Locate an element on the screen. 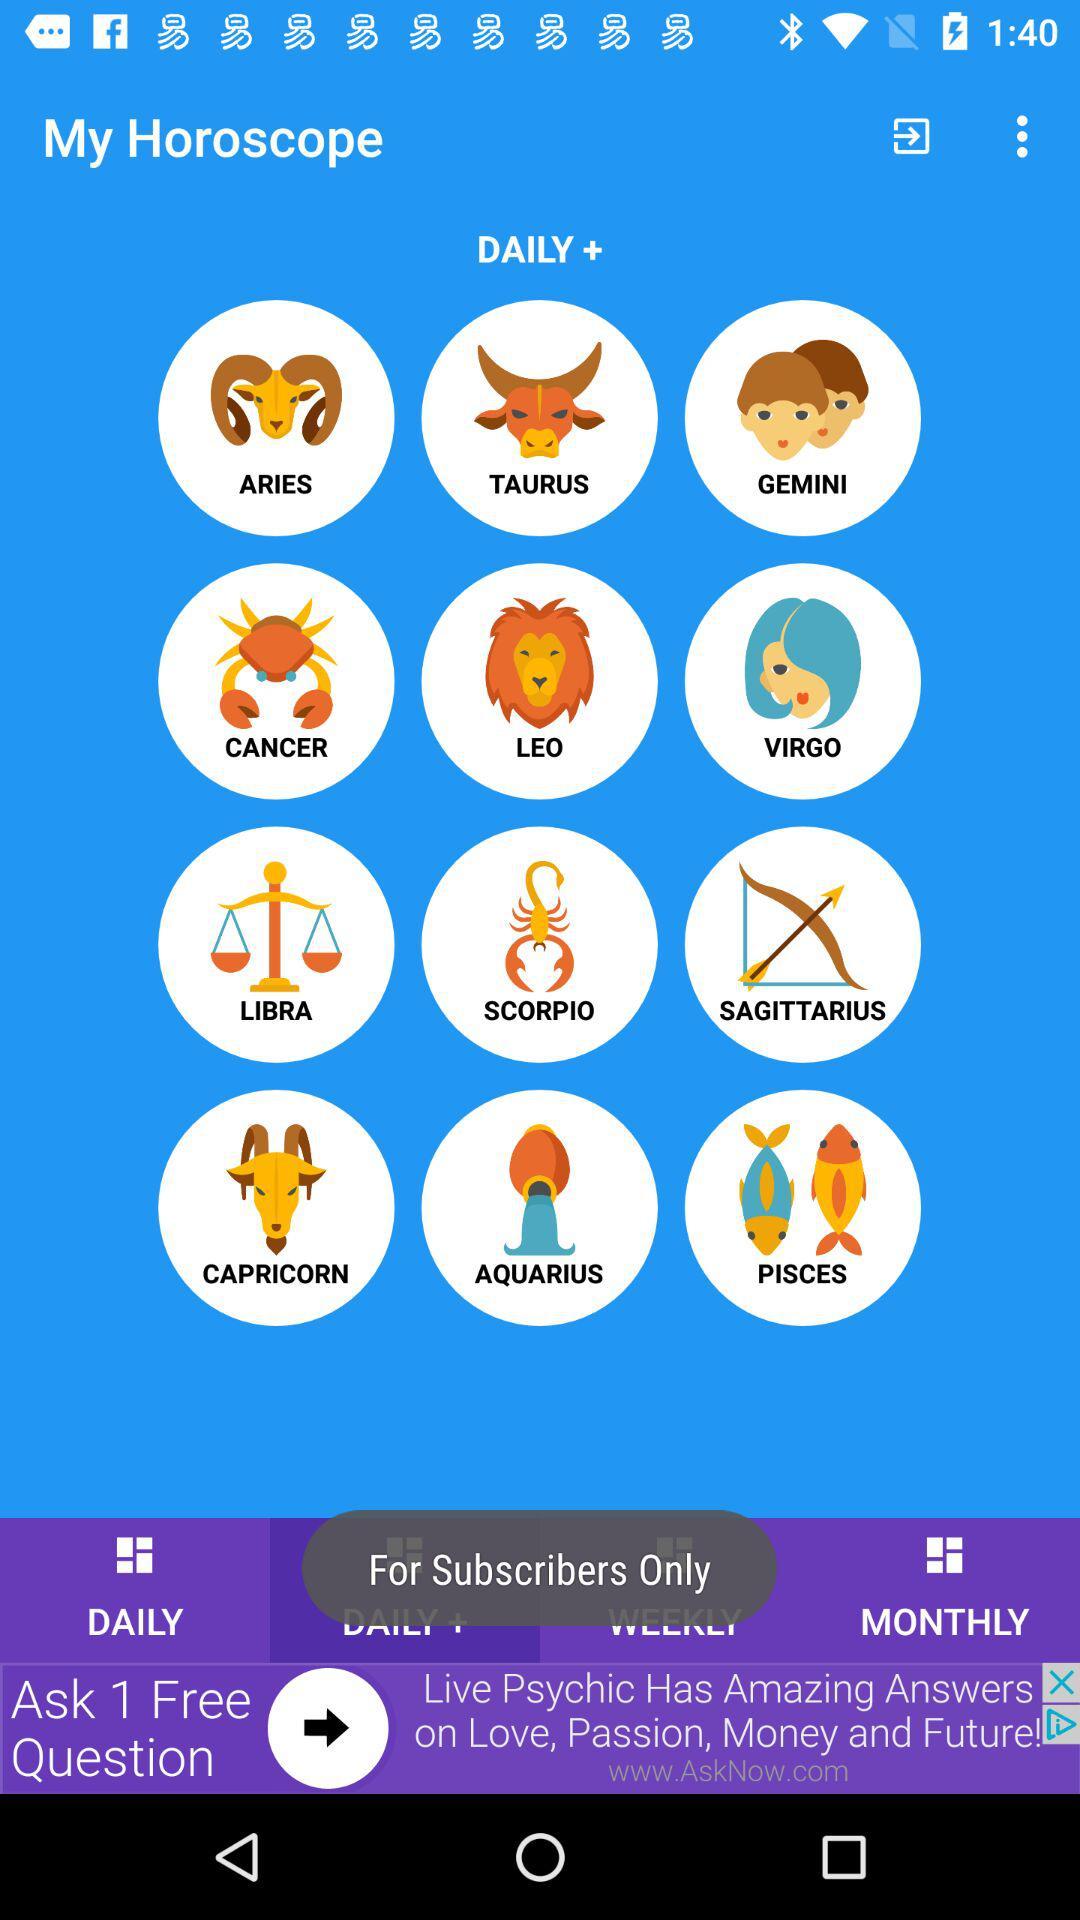 This screenshot has width=1080, height=1920. advertisement is located at coordinates (540, 1727).